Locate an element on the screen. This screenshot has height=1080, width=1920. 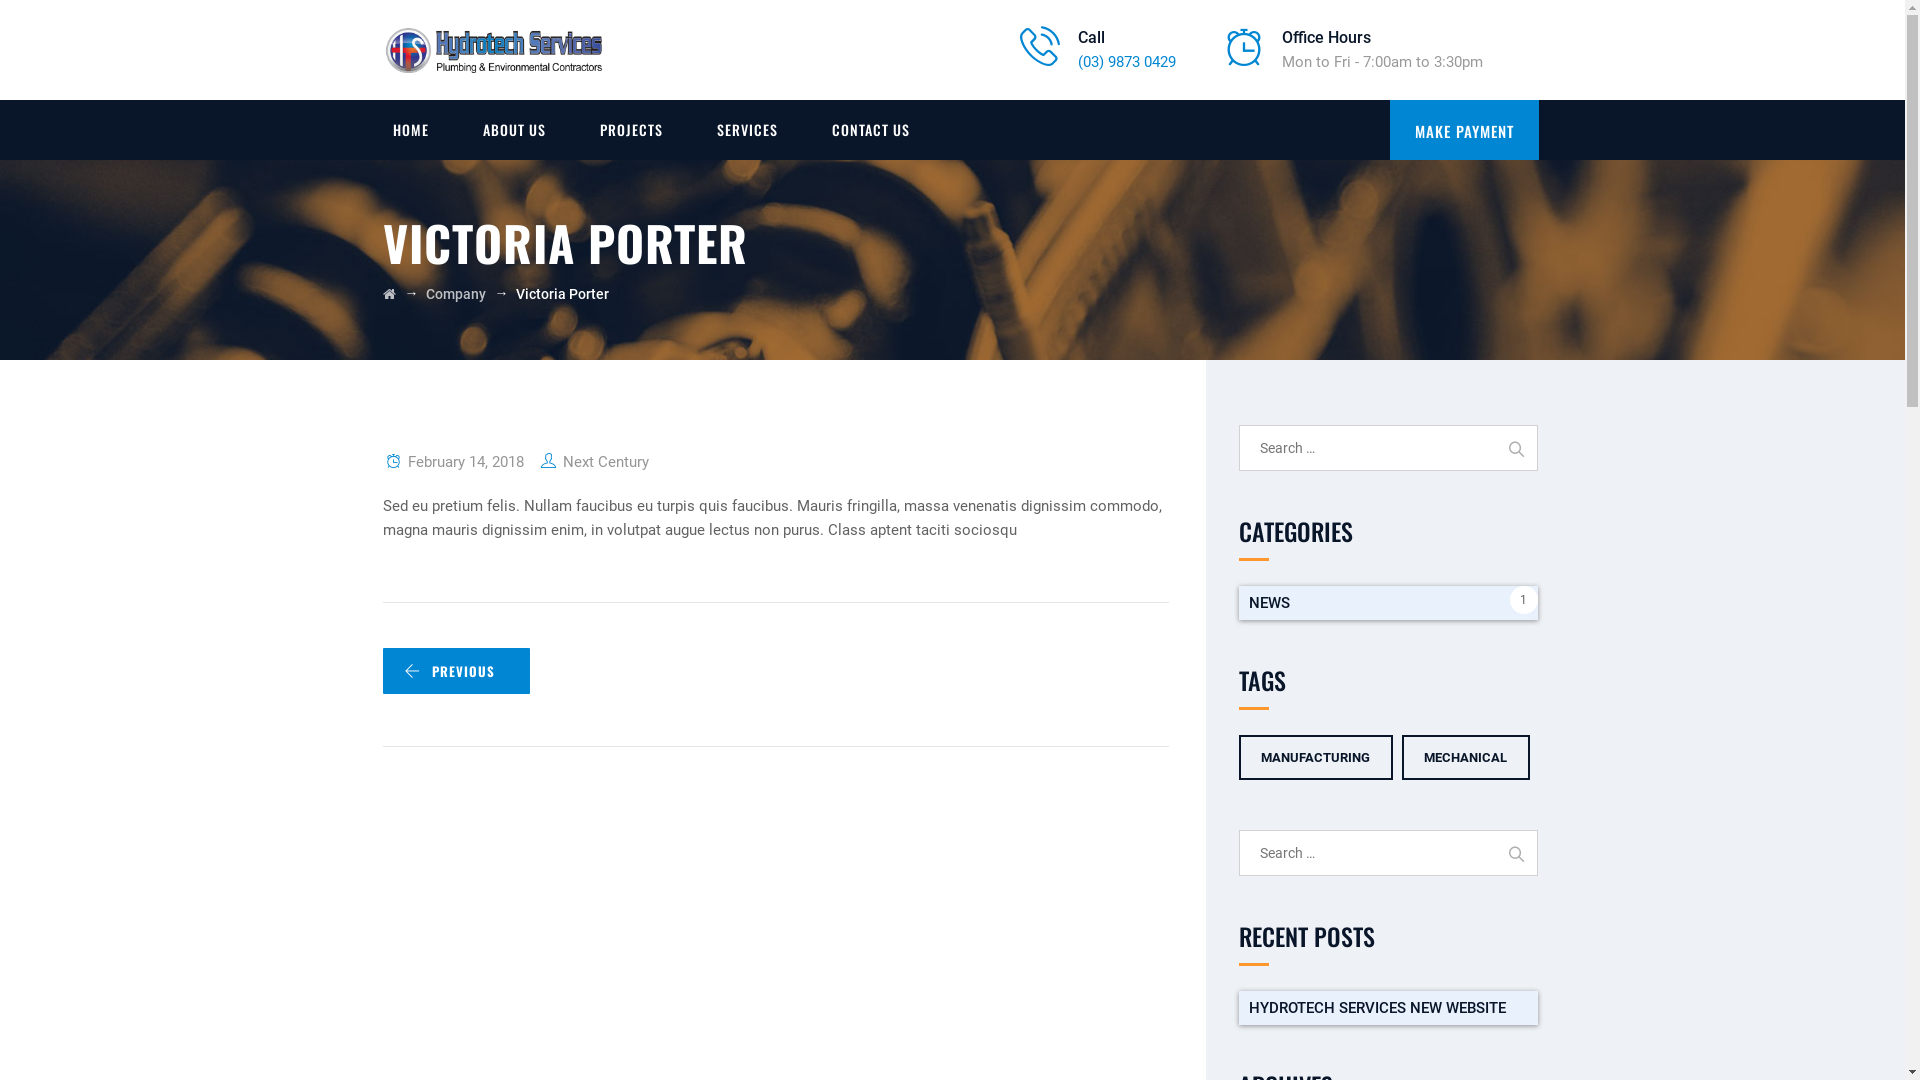
'Next Century' is located at coordinates (560, 462).